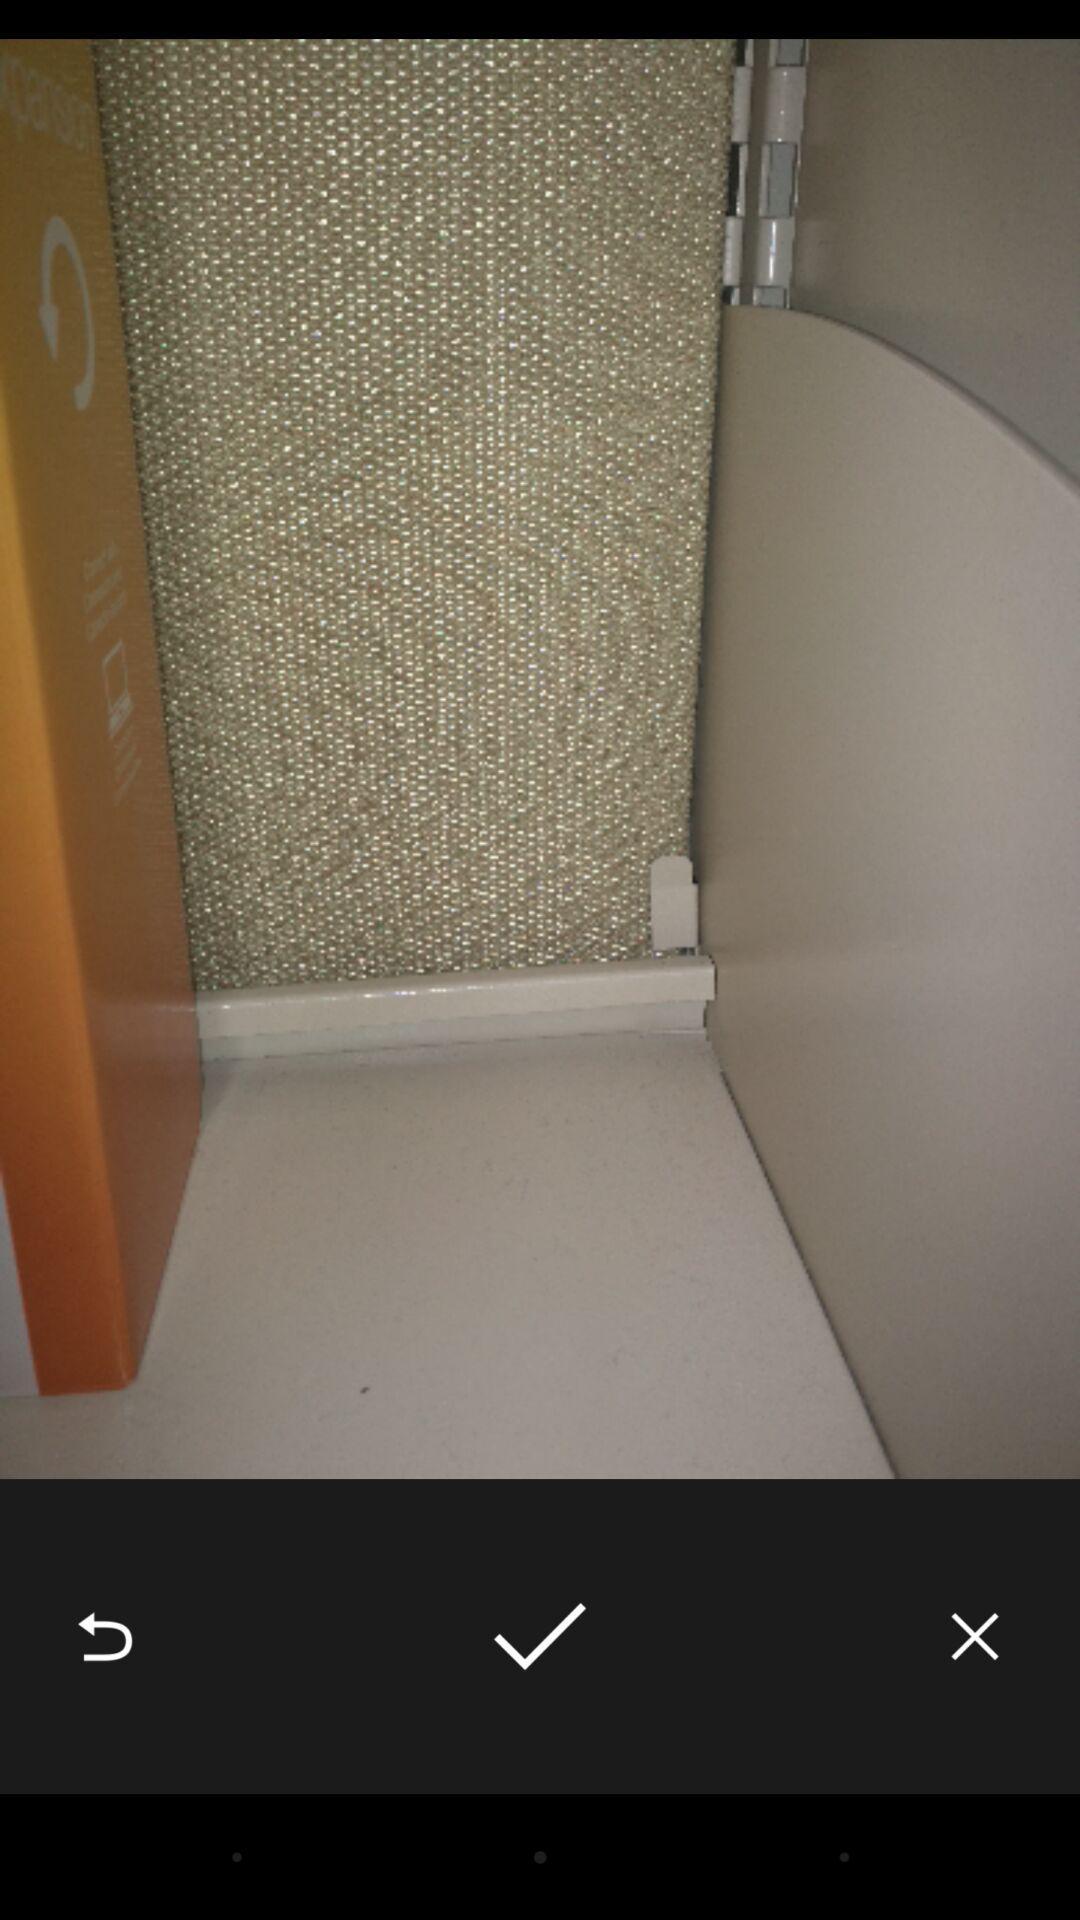 The height and width of the screenshot is (1920, 1080). I want to click on icon at the bottom left corner, so click(104, 1636).